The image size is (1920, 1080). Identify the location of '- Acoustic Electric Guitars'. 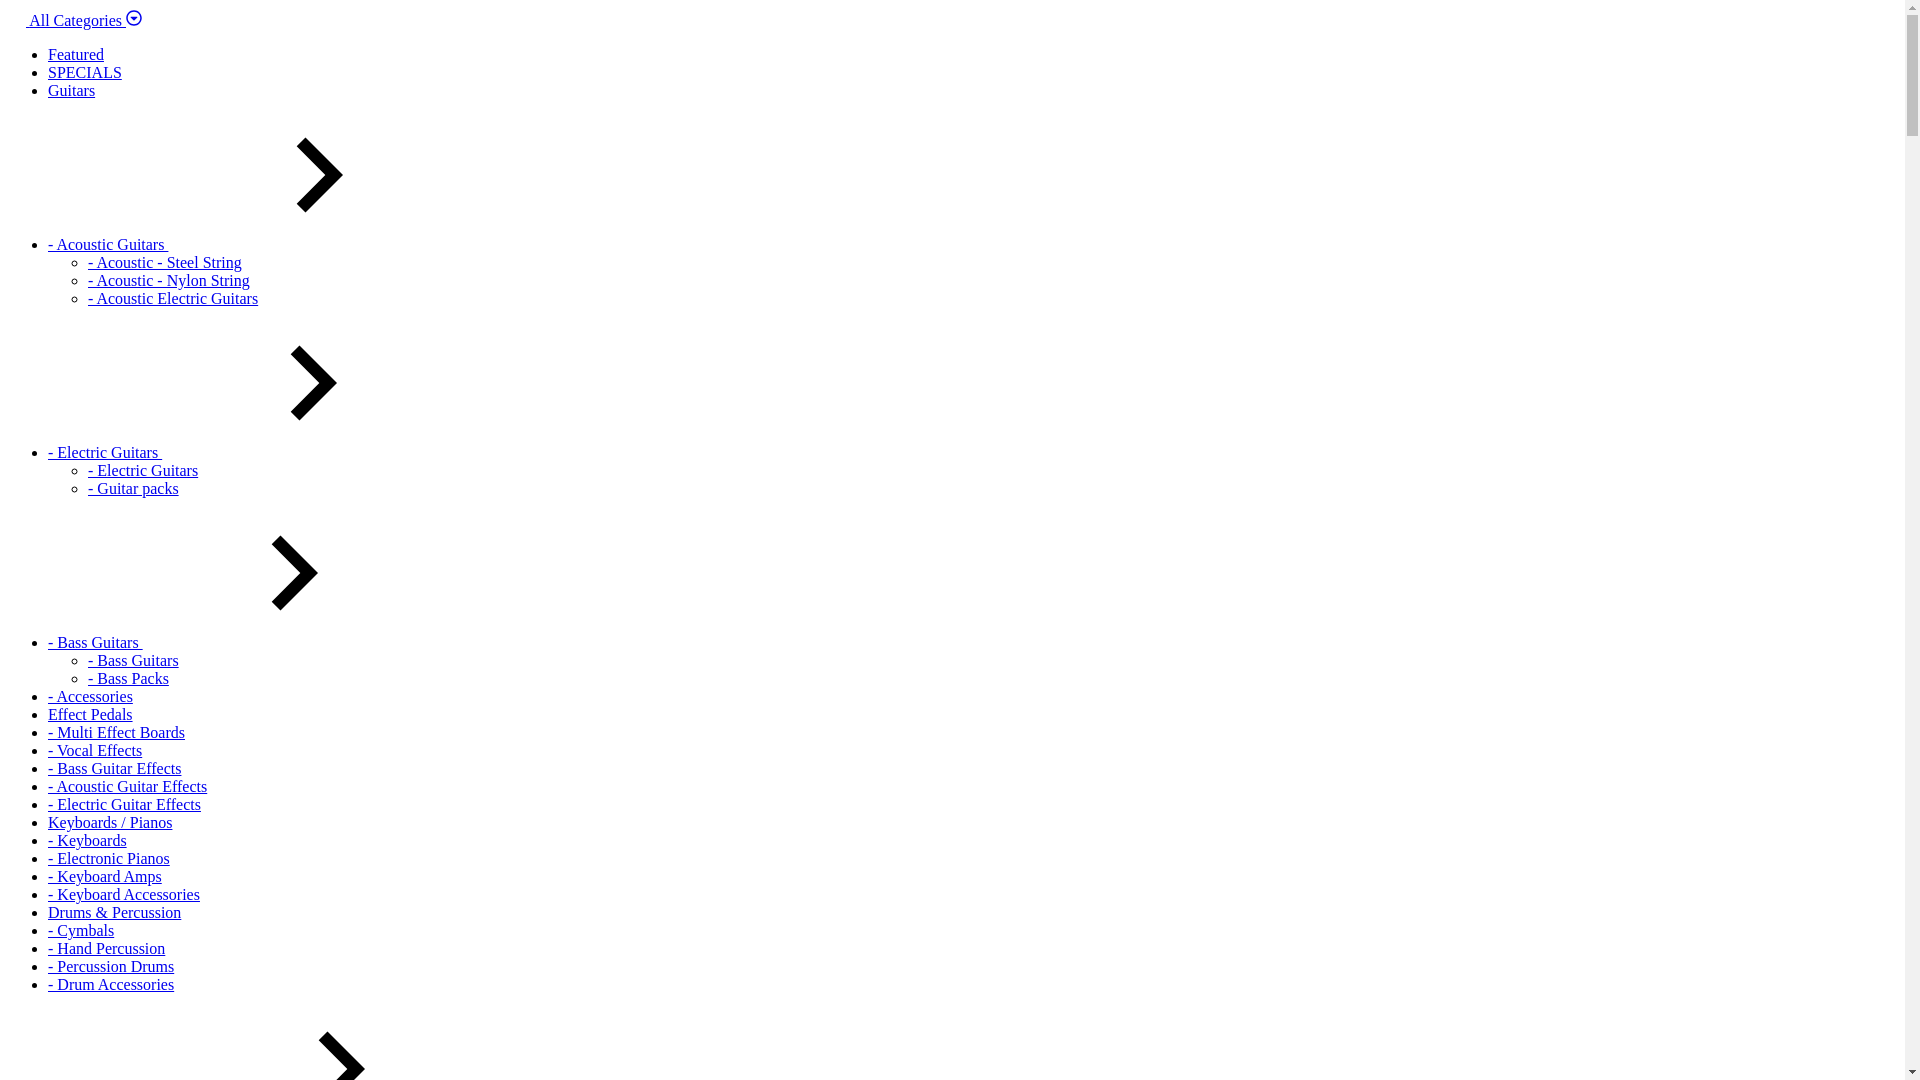
(172, 298).